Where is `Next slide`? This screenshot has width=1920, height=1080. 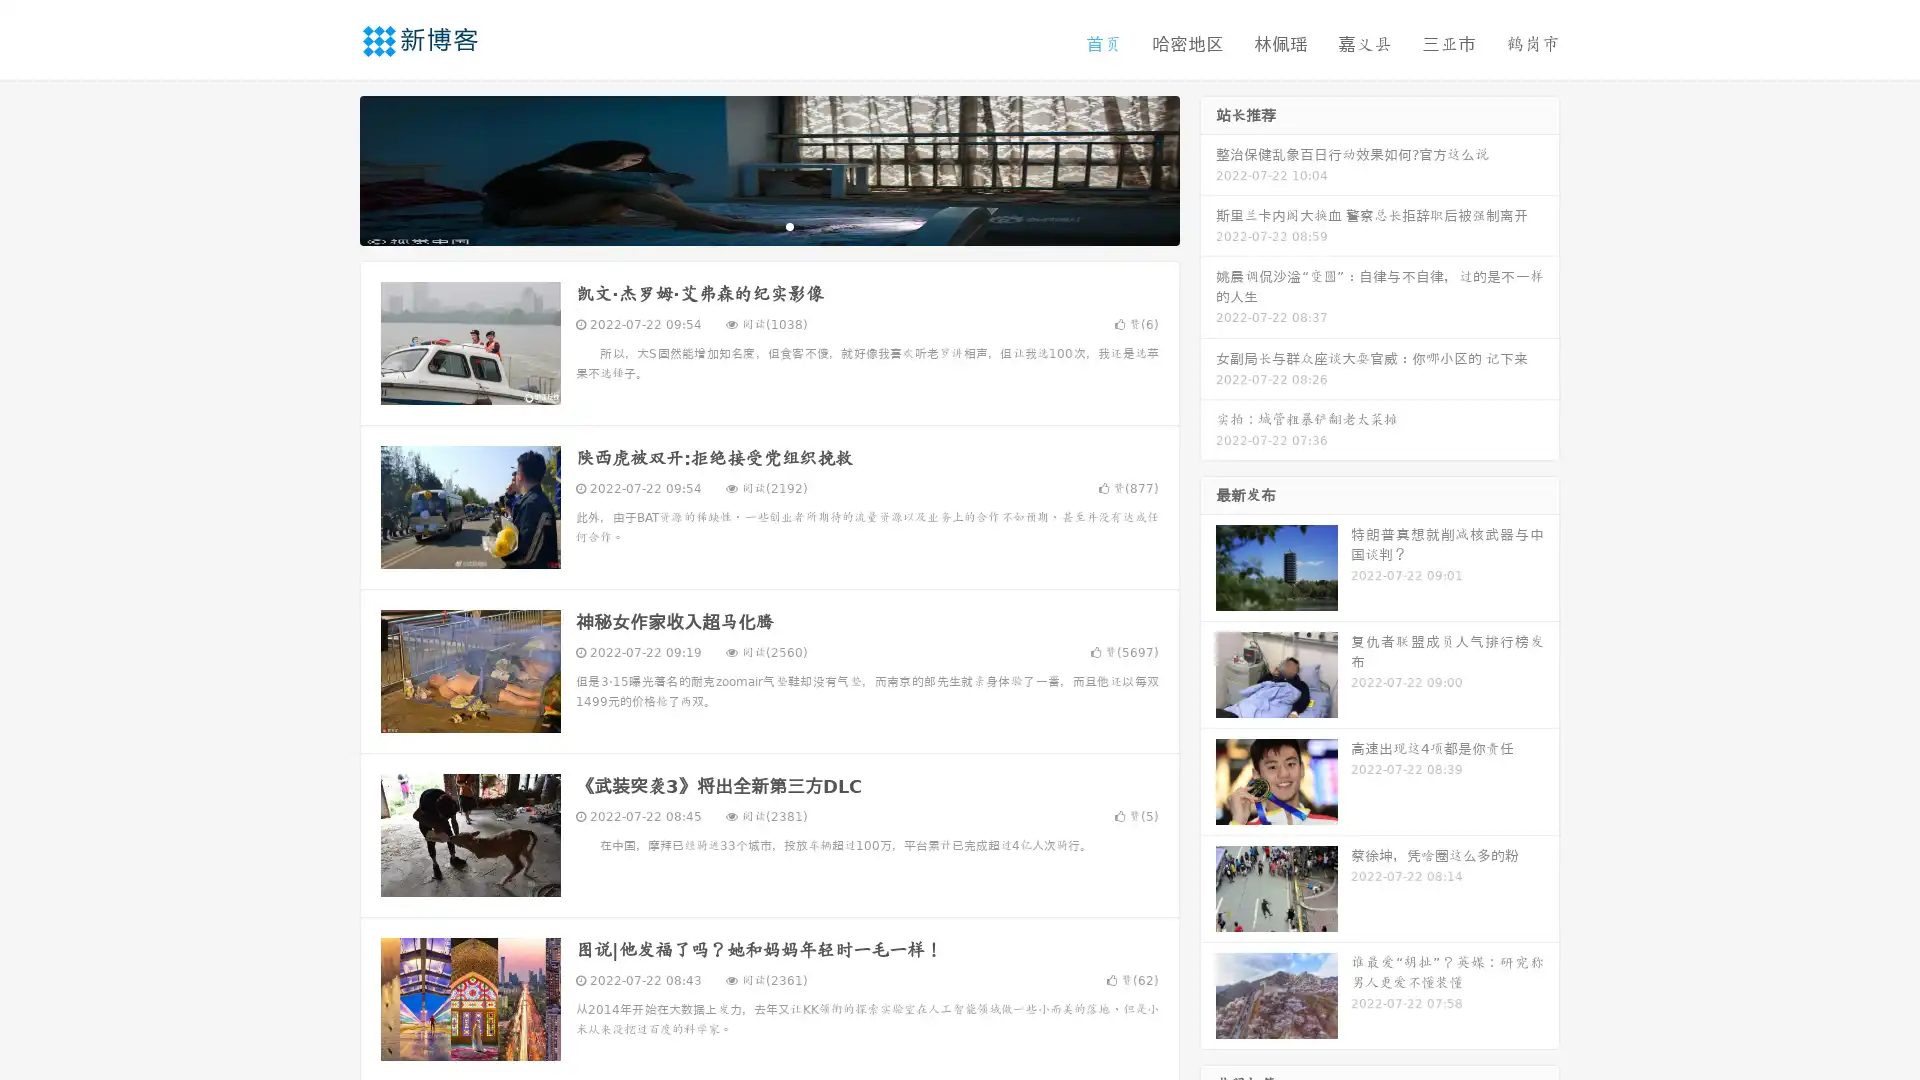 Next slide is located at coordinates (1208, 168).